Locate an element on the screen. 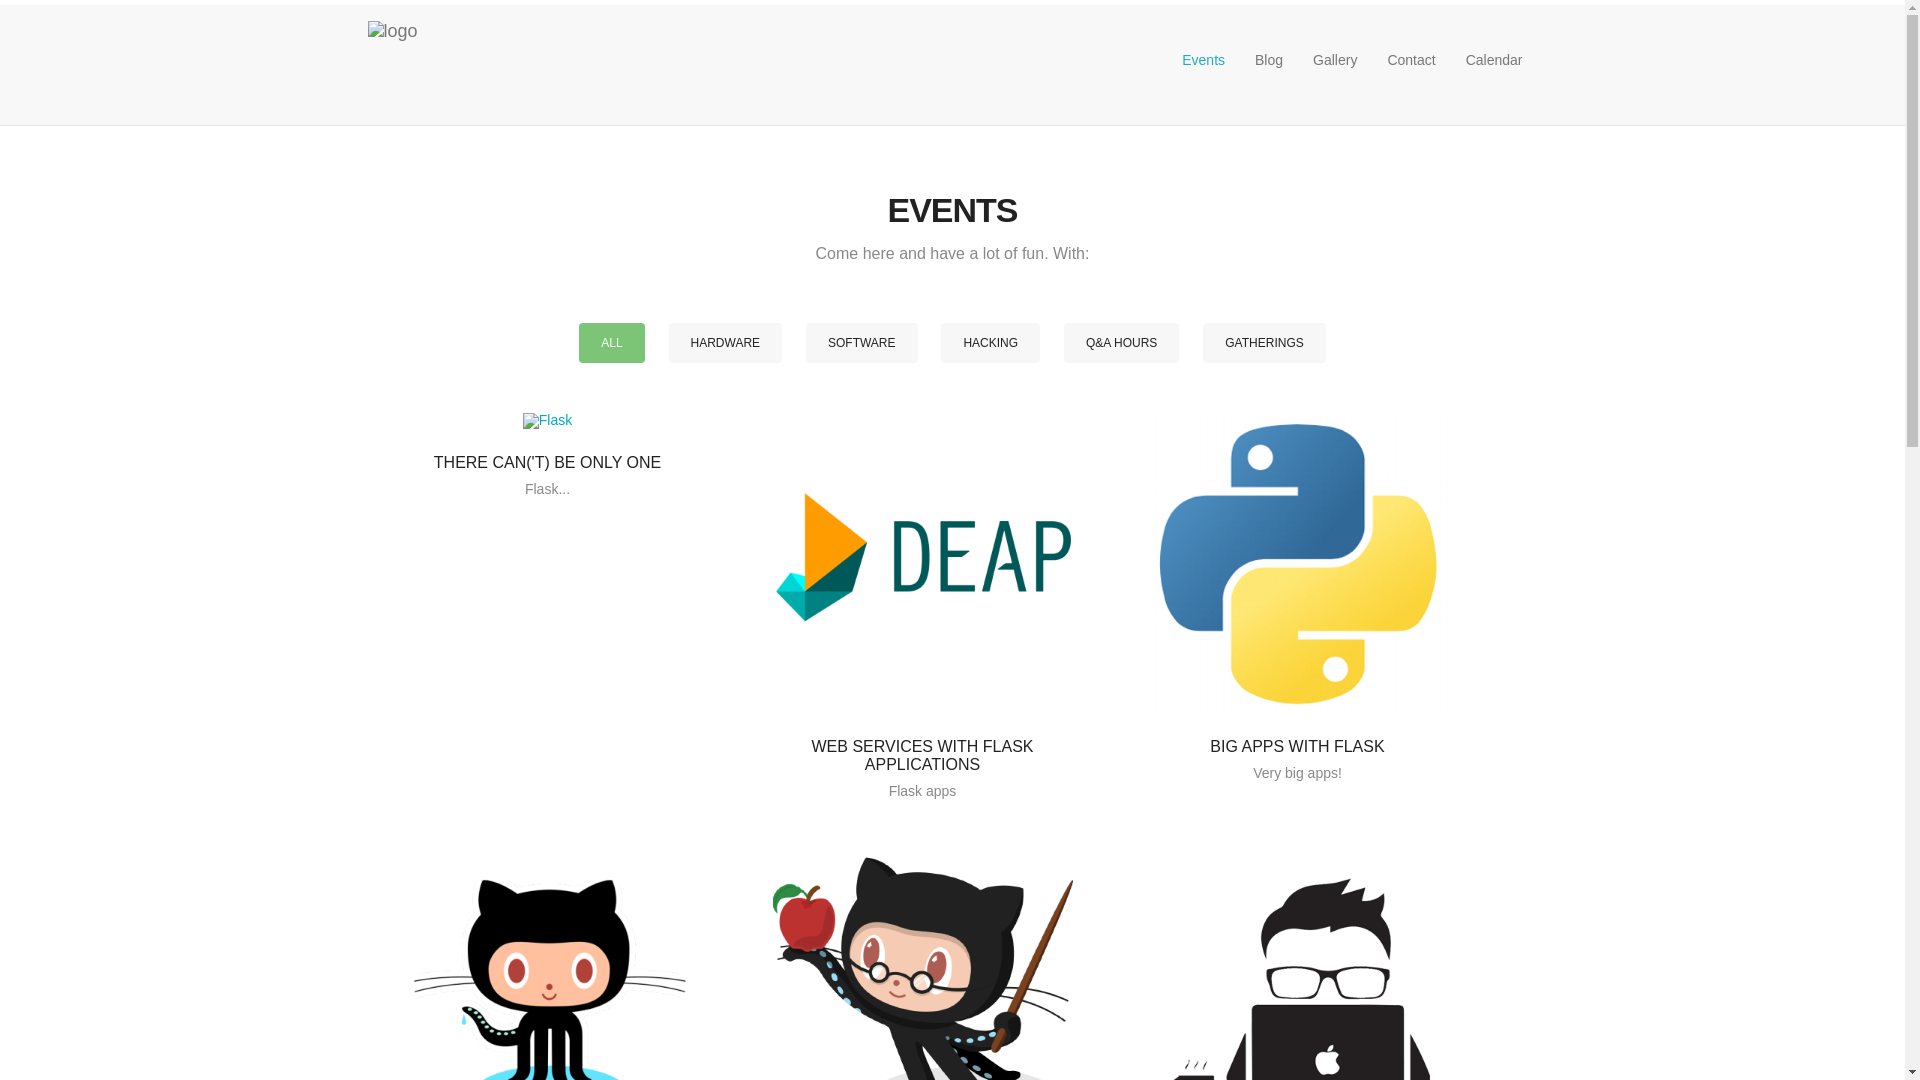 The image size is (1920, 1080). 'Calendar' is located at coordinates (1494, 59).